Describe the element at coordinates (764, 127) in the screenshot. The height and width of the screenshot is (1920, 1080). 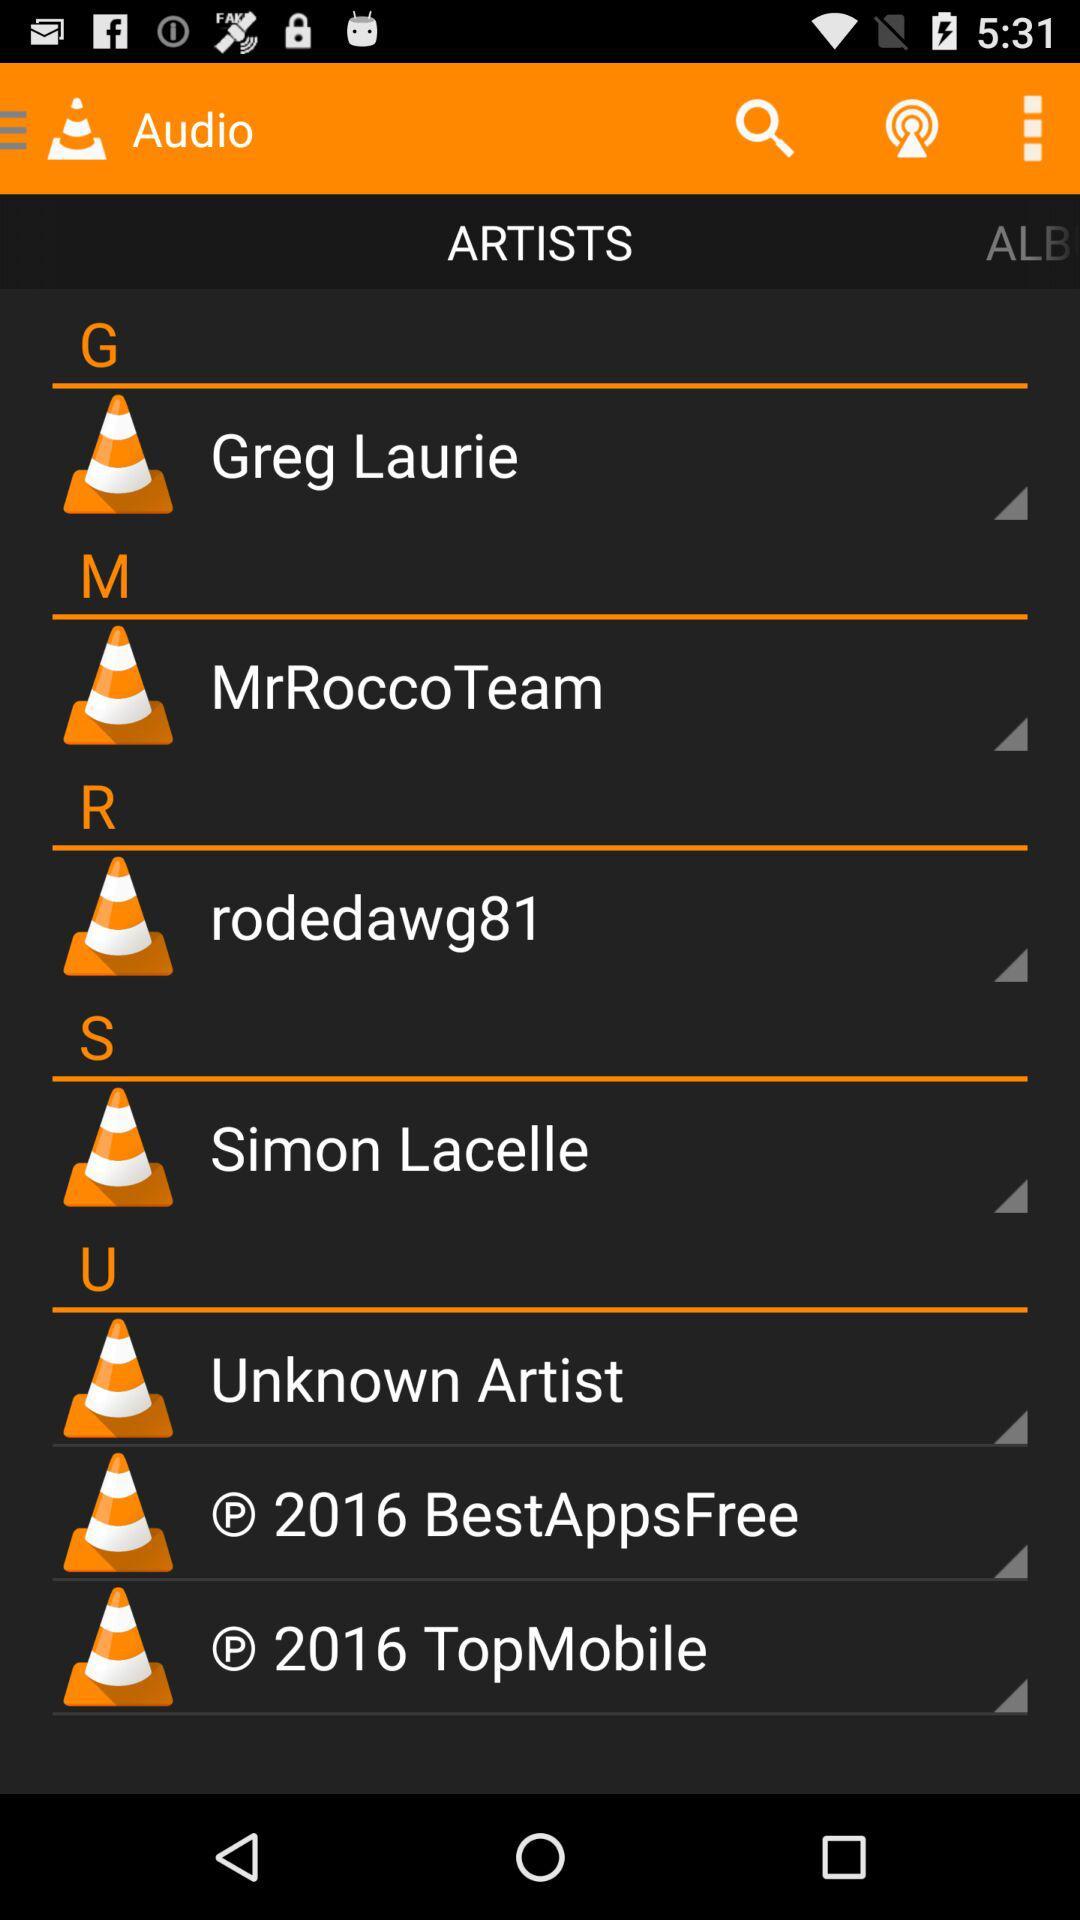
I see `the icon to the right of the audio` at that location.